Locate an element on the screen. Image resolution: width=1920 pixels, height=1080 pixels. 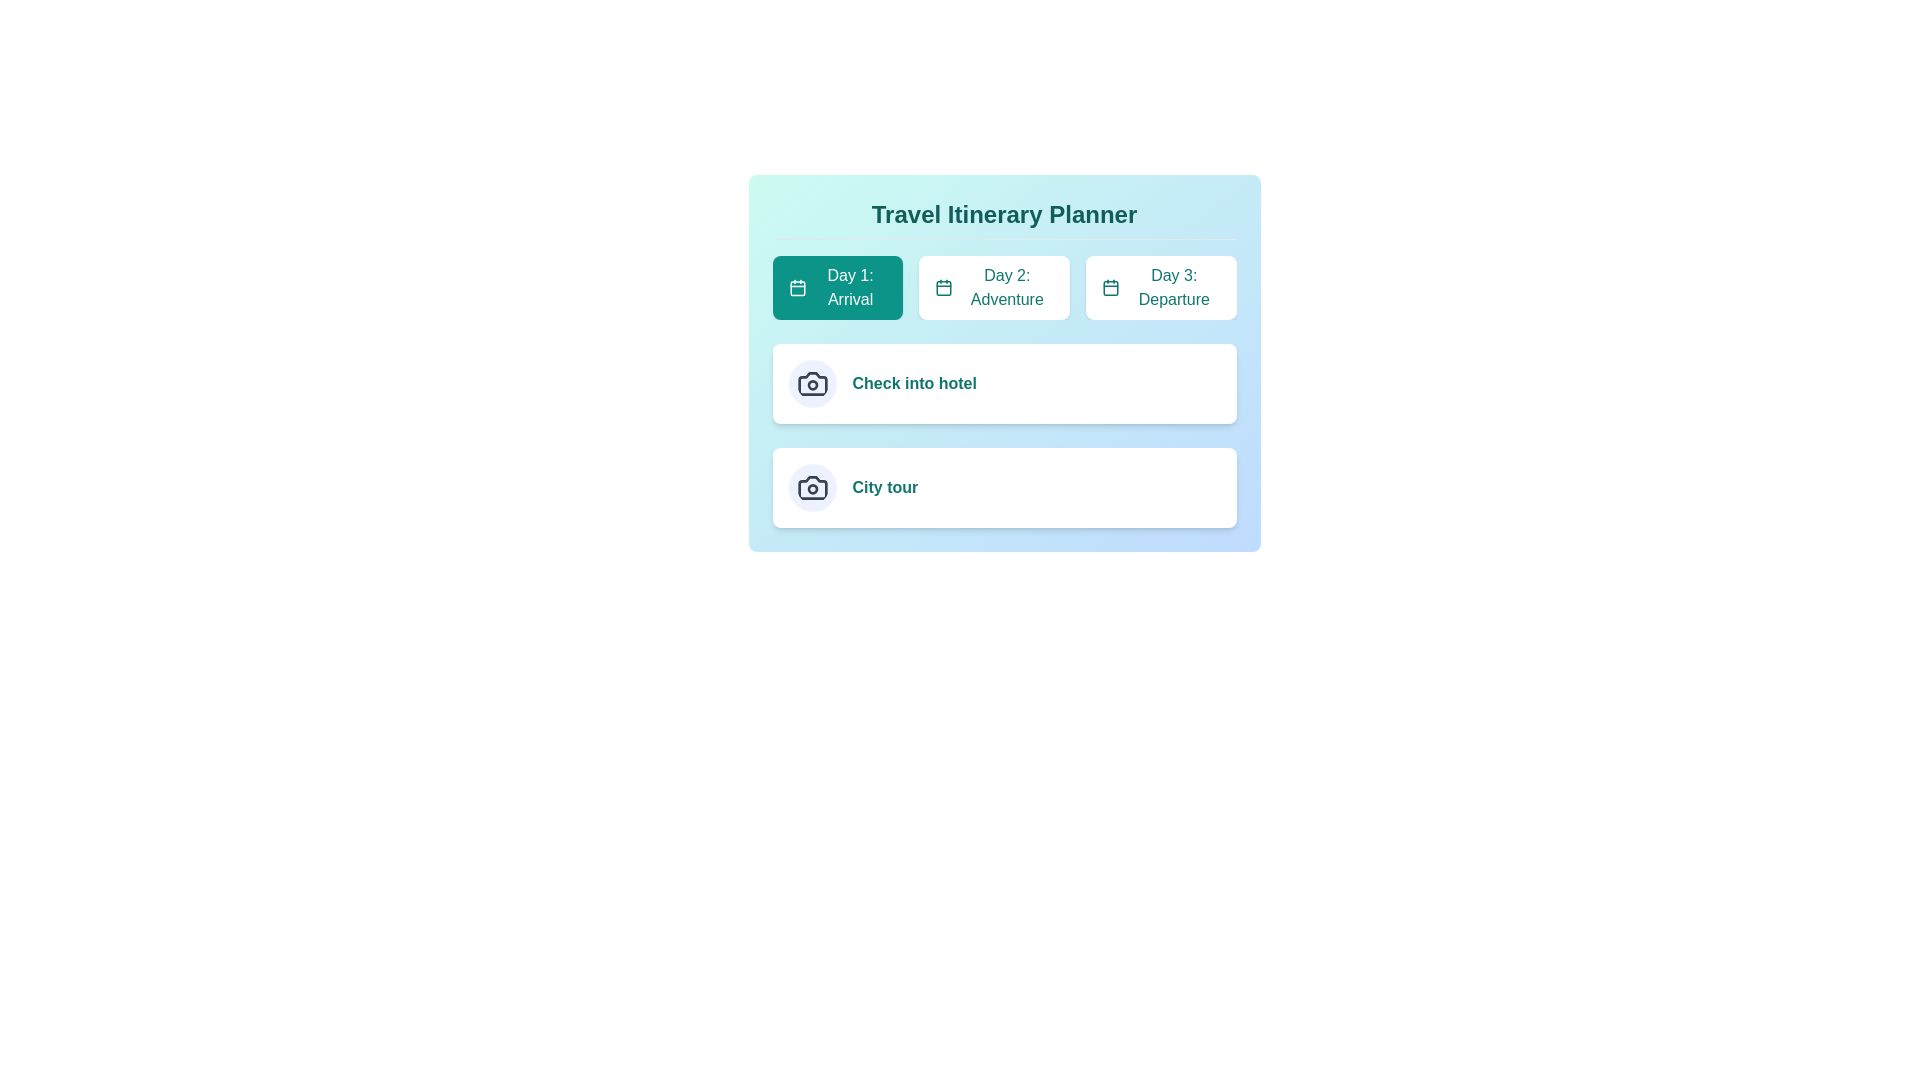
the day tab corresponding to Day 1: Arrival is located at coordinates (837, 288).